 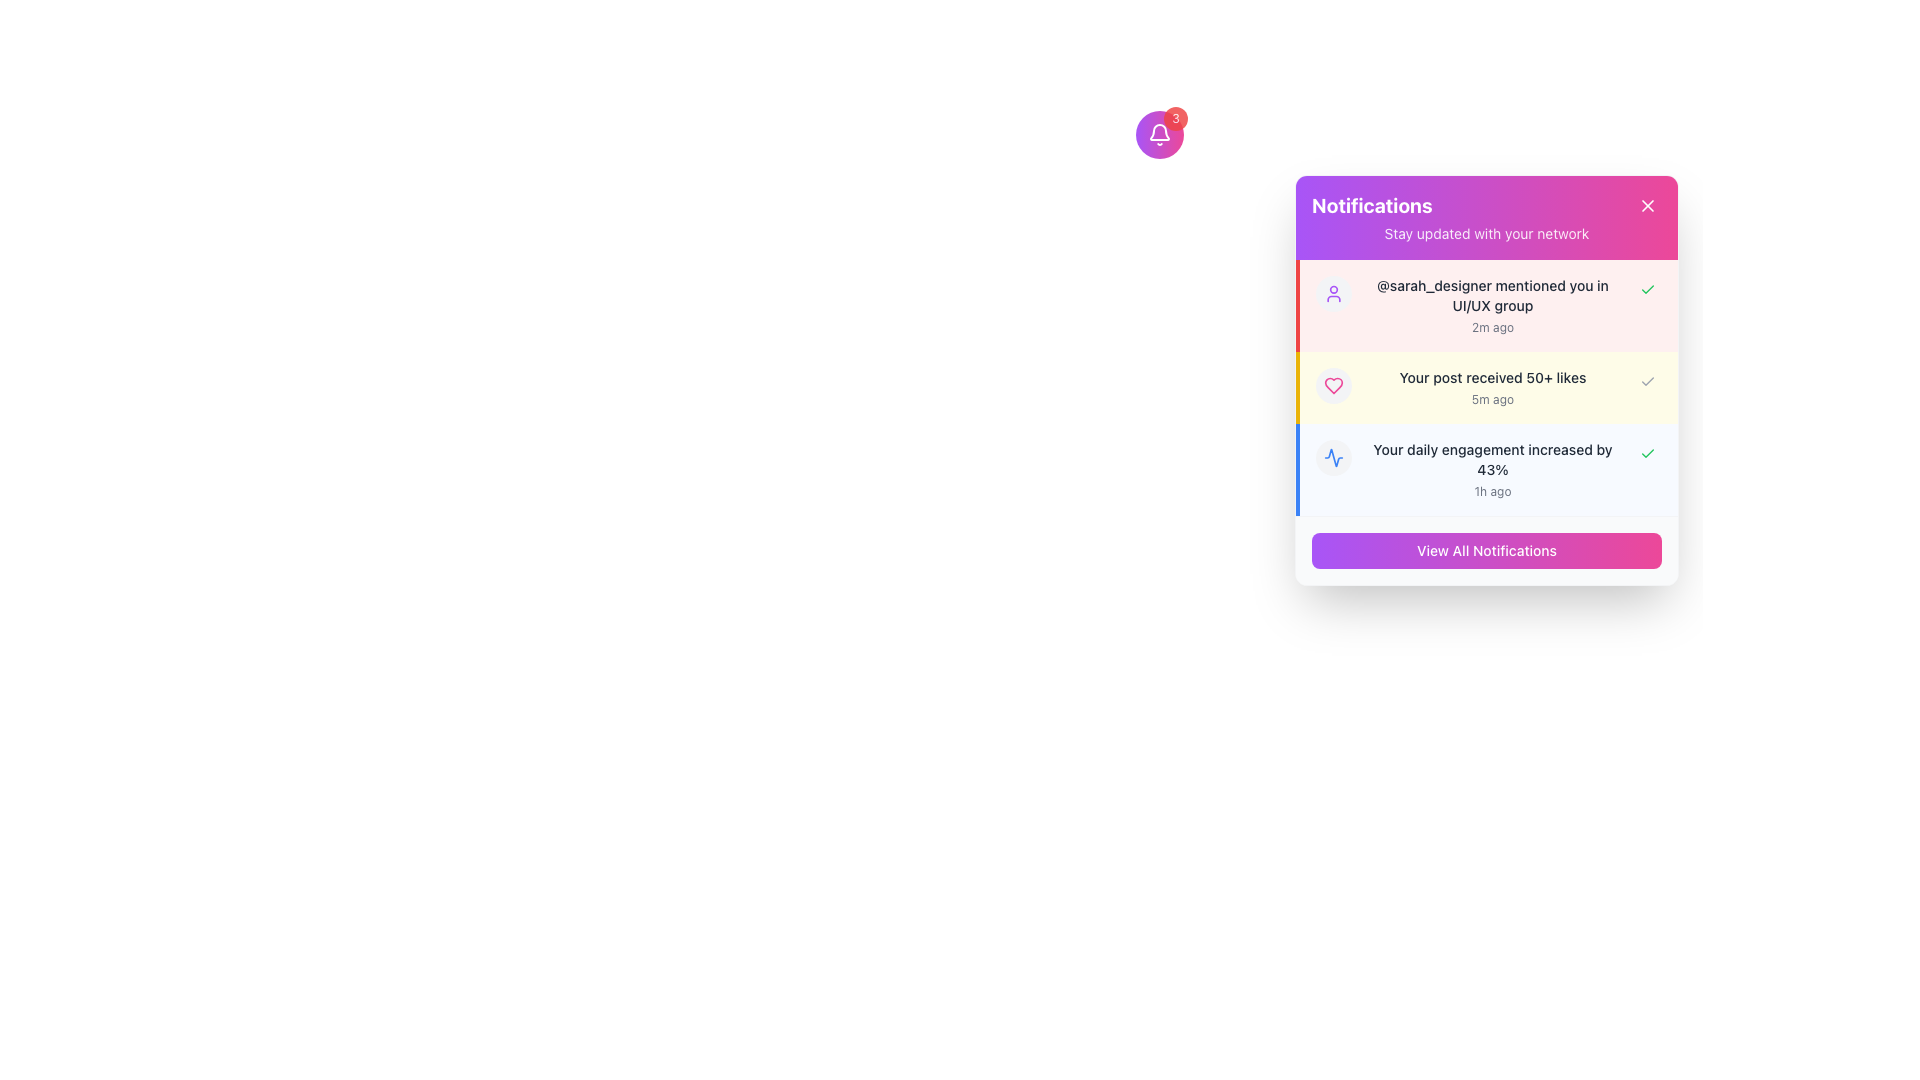 What do you see at coordinates (1371, 205) in the screenshot?
I see `the bold 'Notifications' text label located at the top left of the notification panel with a vibrant gradient background` at bounding box center [1371, 205].